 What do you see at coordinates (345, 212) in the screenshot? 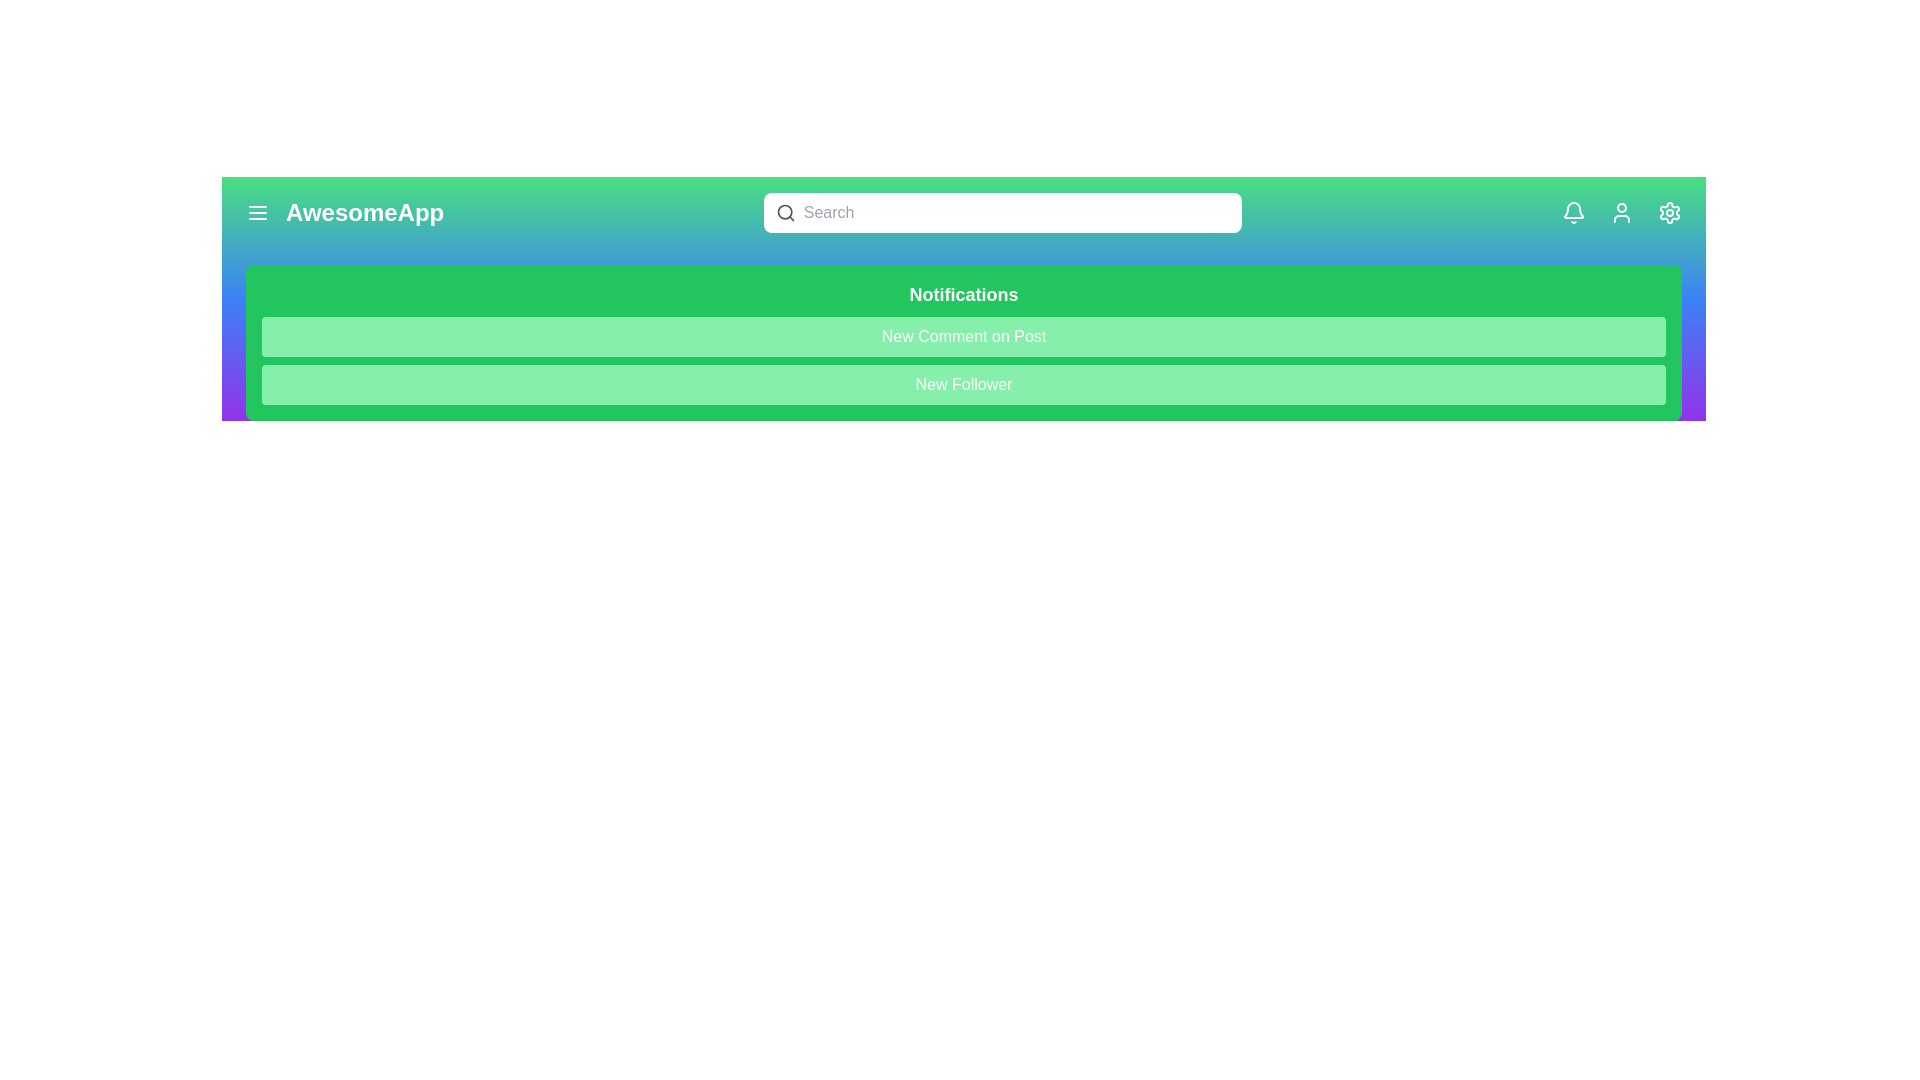
I see `application name 'AwesomeApp' from the composite component consisting of a menu icon and text label, which is positioned at the top-left corner of the interface within the header section` at bounding box center [345, 212].